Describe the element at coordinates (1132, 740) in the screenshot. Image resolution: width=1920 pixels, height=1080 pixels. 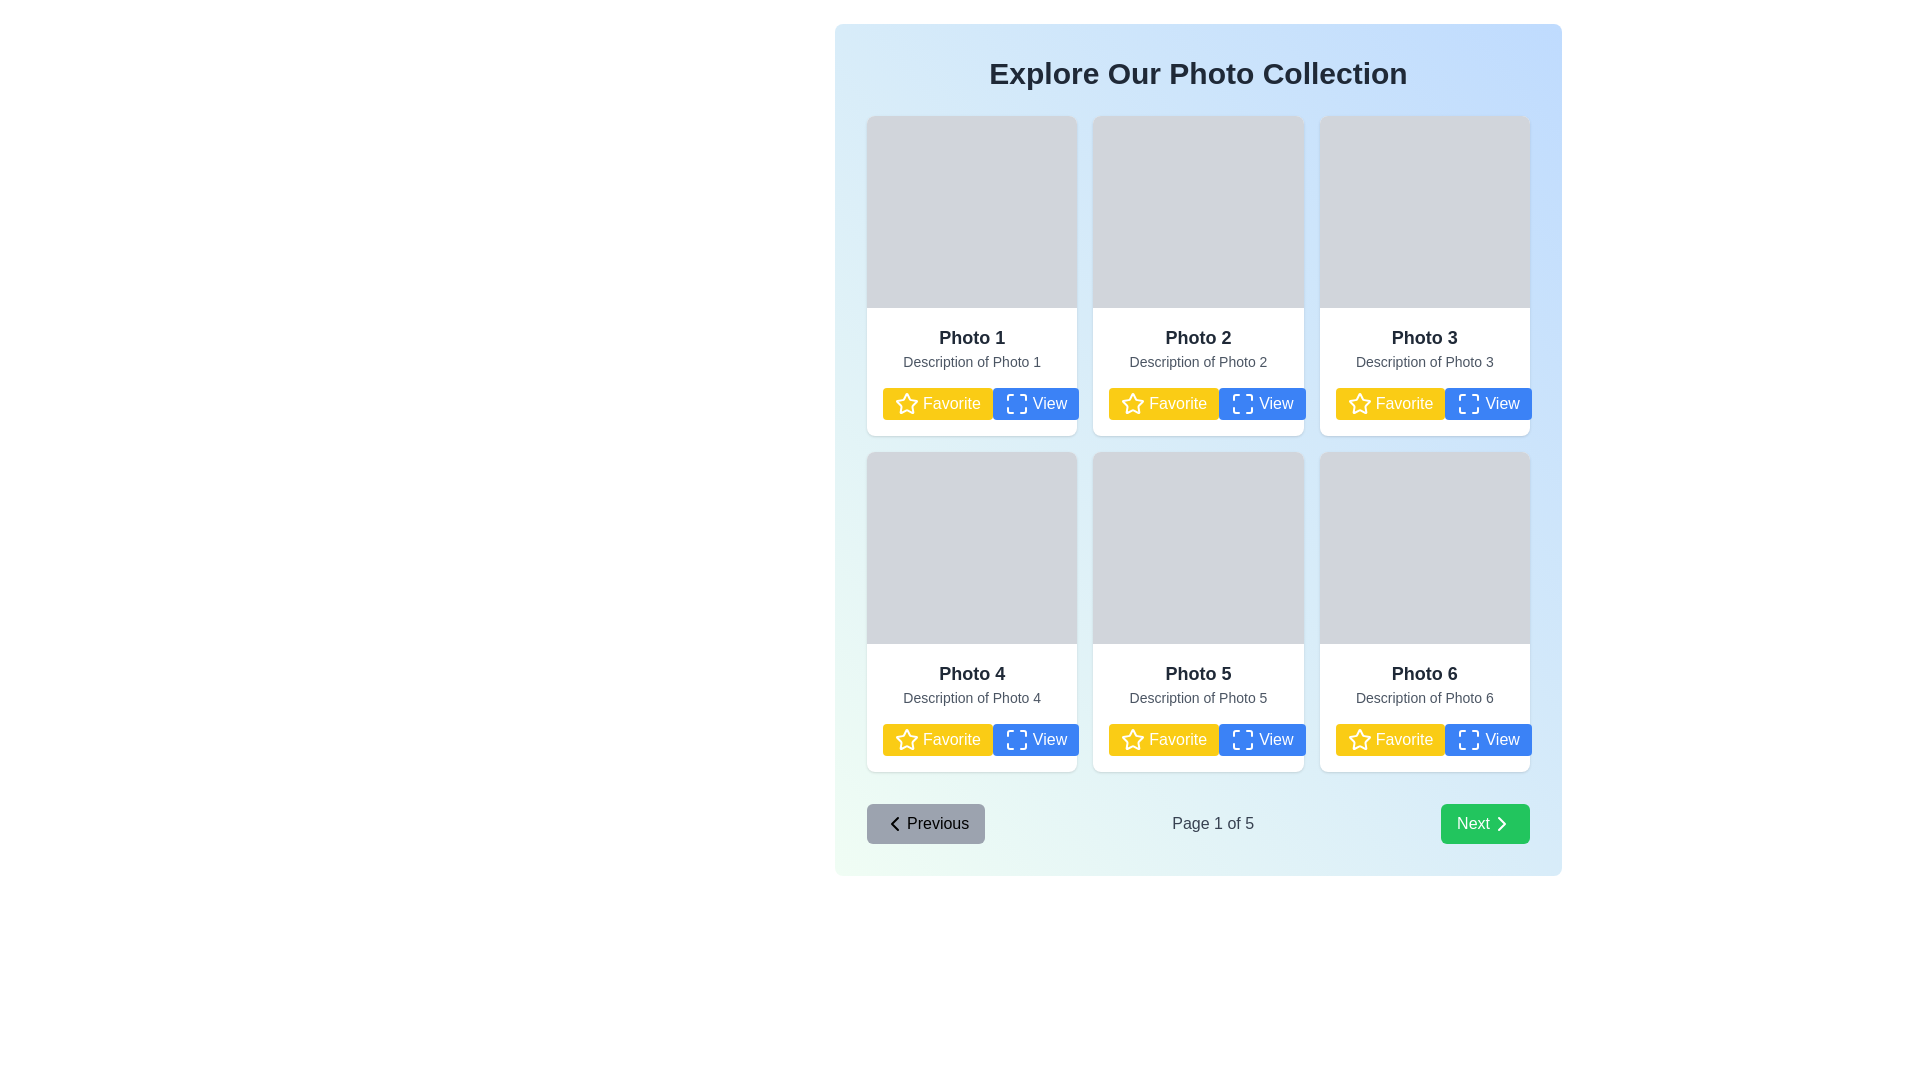
I see `the favorite icon located under 'Photo 5' to favorite the item` at that location.